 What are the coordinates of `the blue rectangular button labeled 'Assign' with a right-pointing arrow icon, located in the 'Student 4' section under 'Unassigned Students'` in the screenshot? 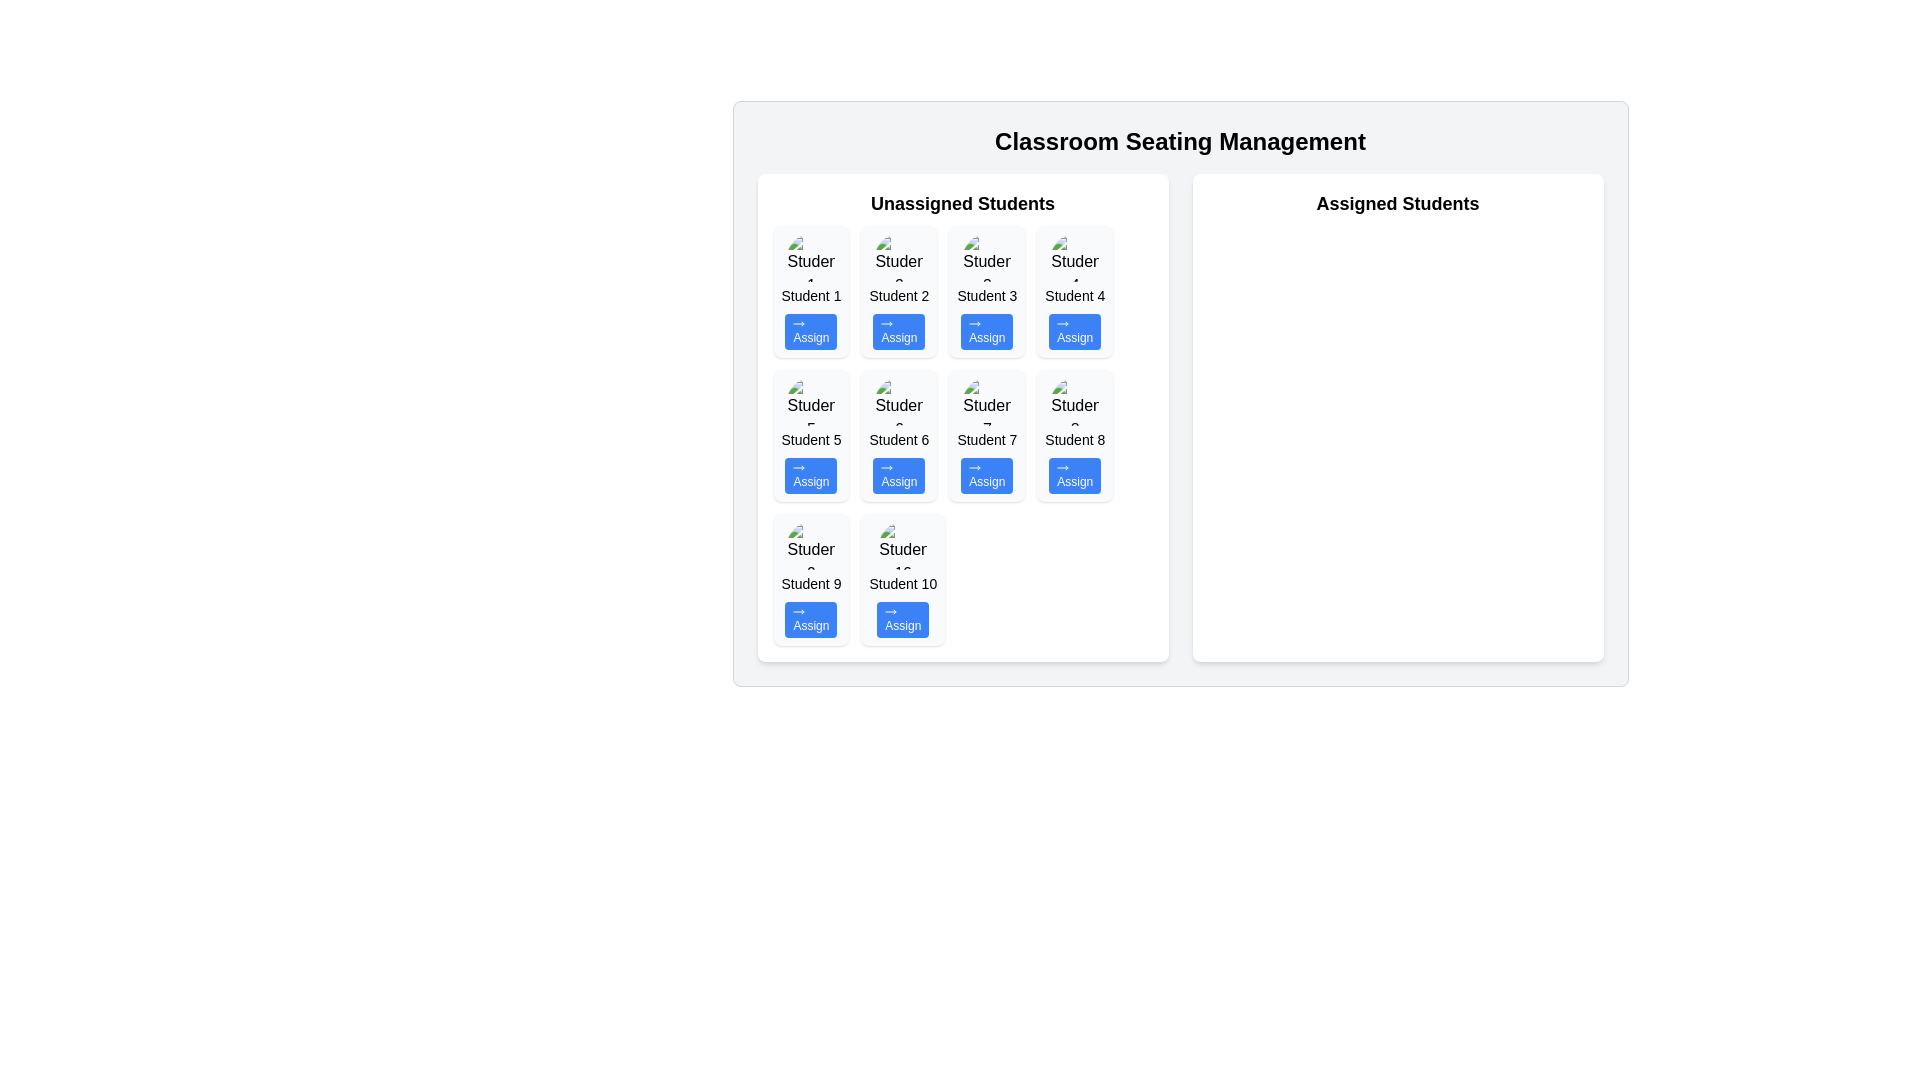 It's located at (1074, 330).